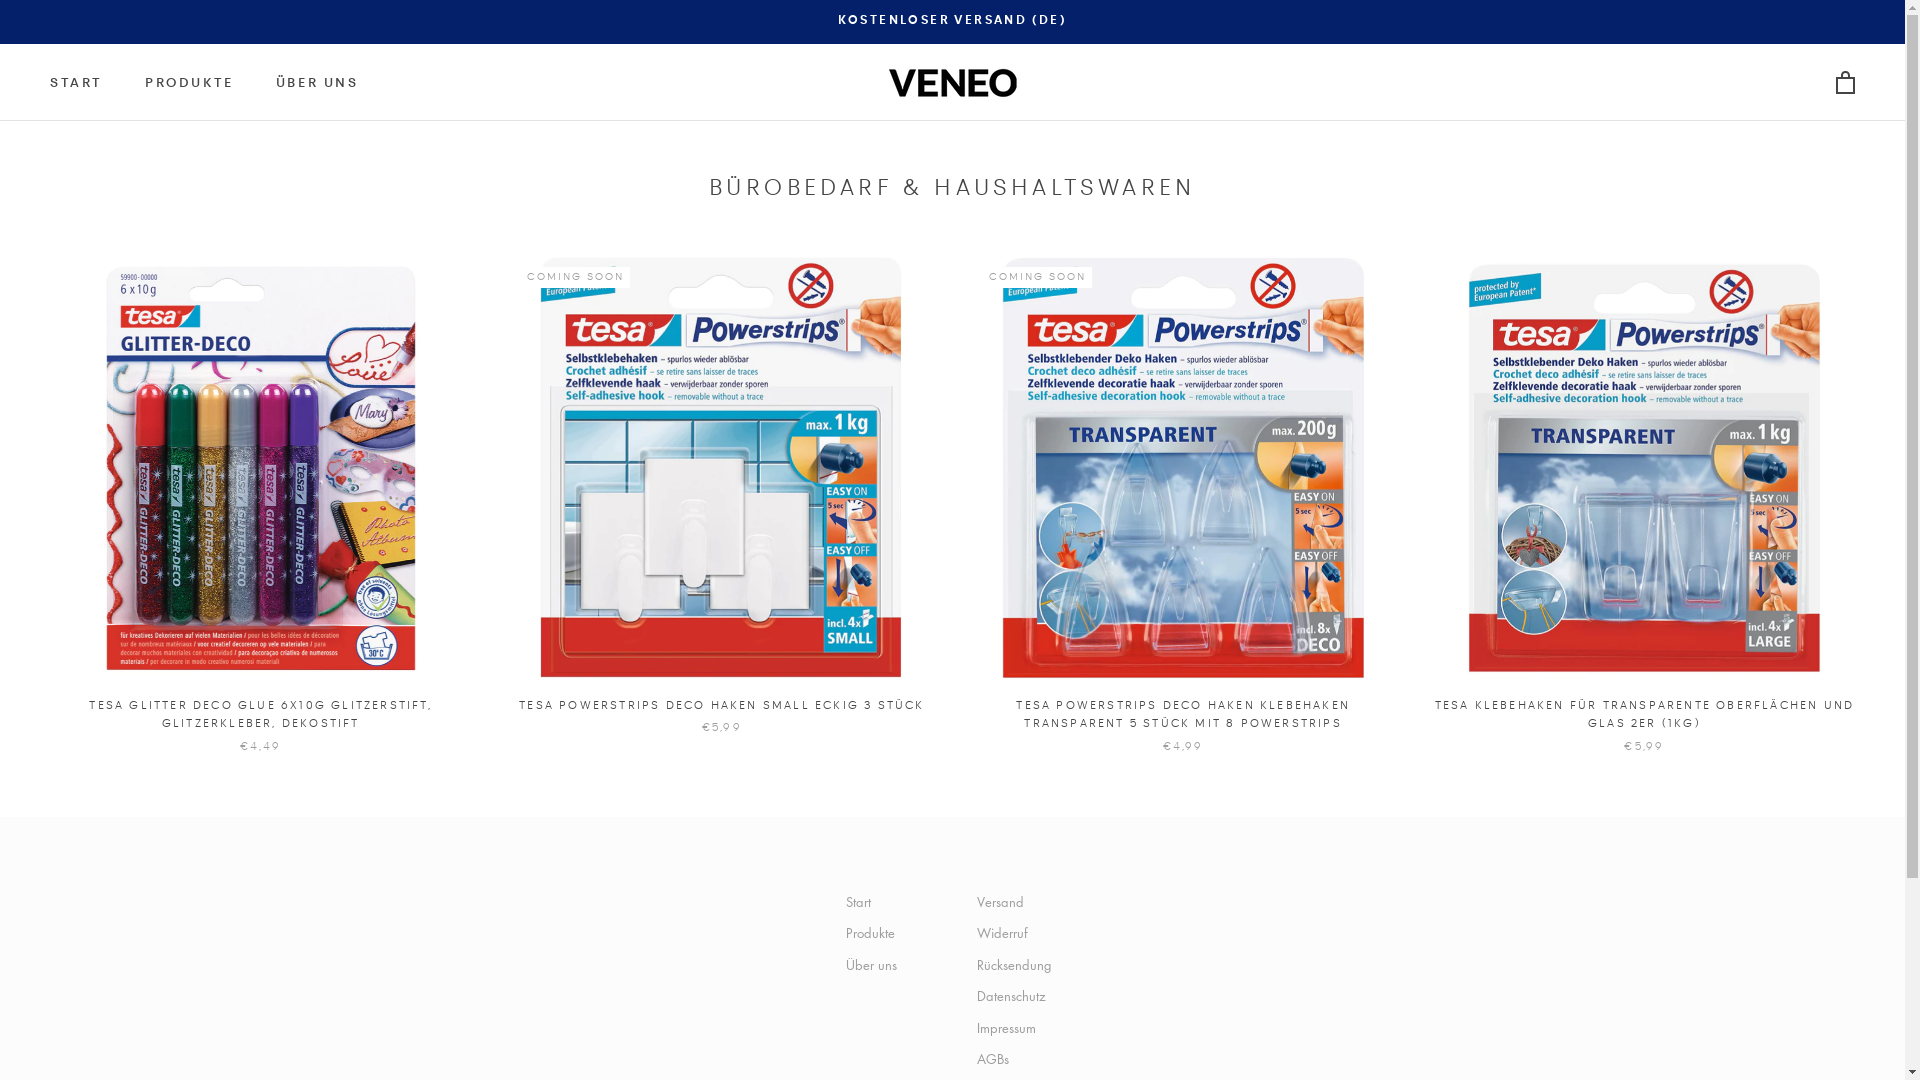  Describe the element at coordinates (189, 82) in the screenshot. I see `'PRODUKTE'` at that location.